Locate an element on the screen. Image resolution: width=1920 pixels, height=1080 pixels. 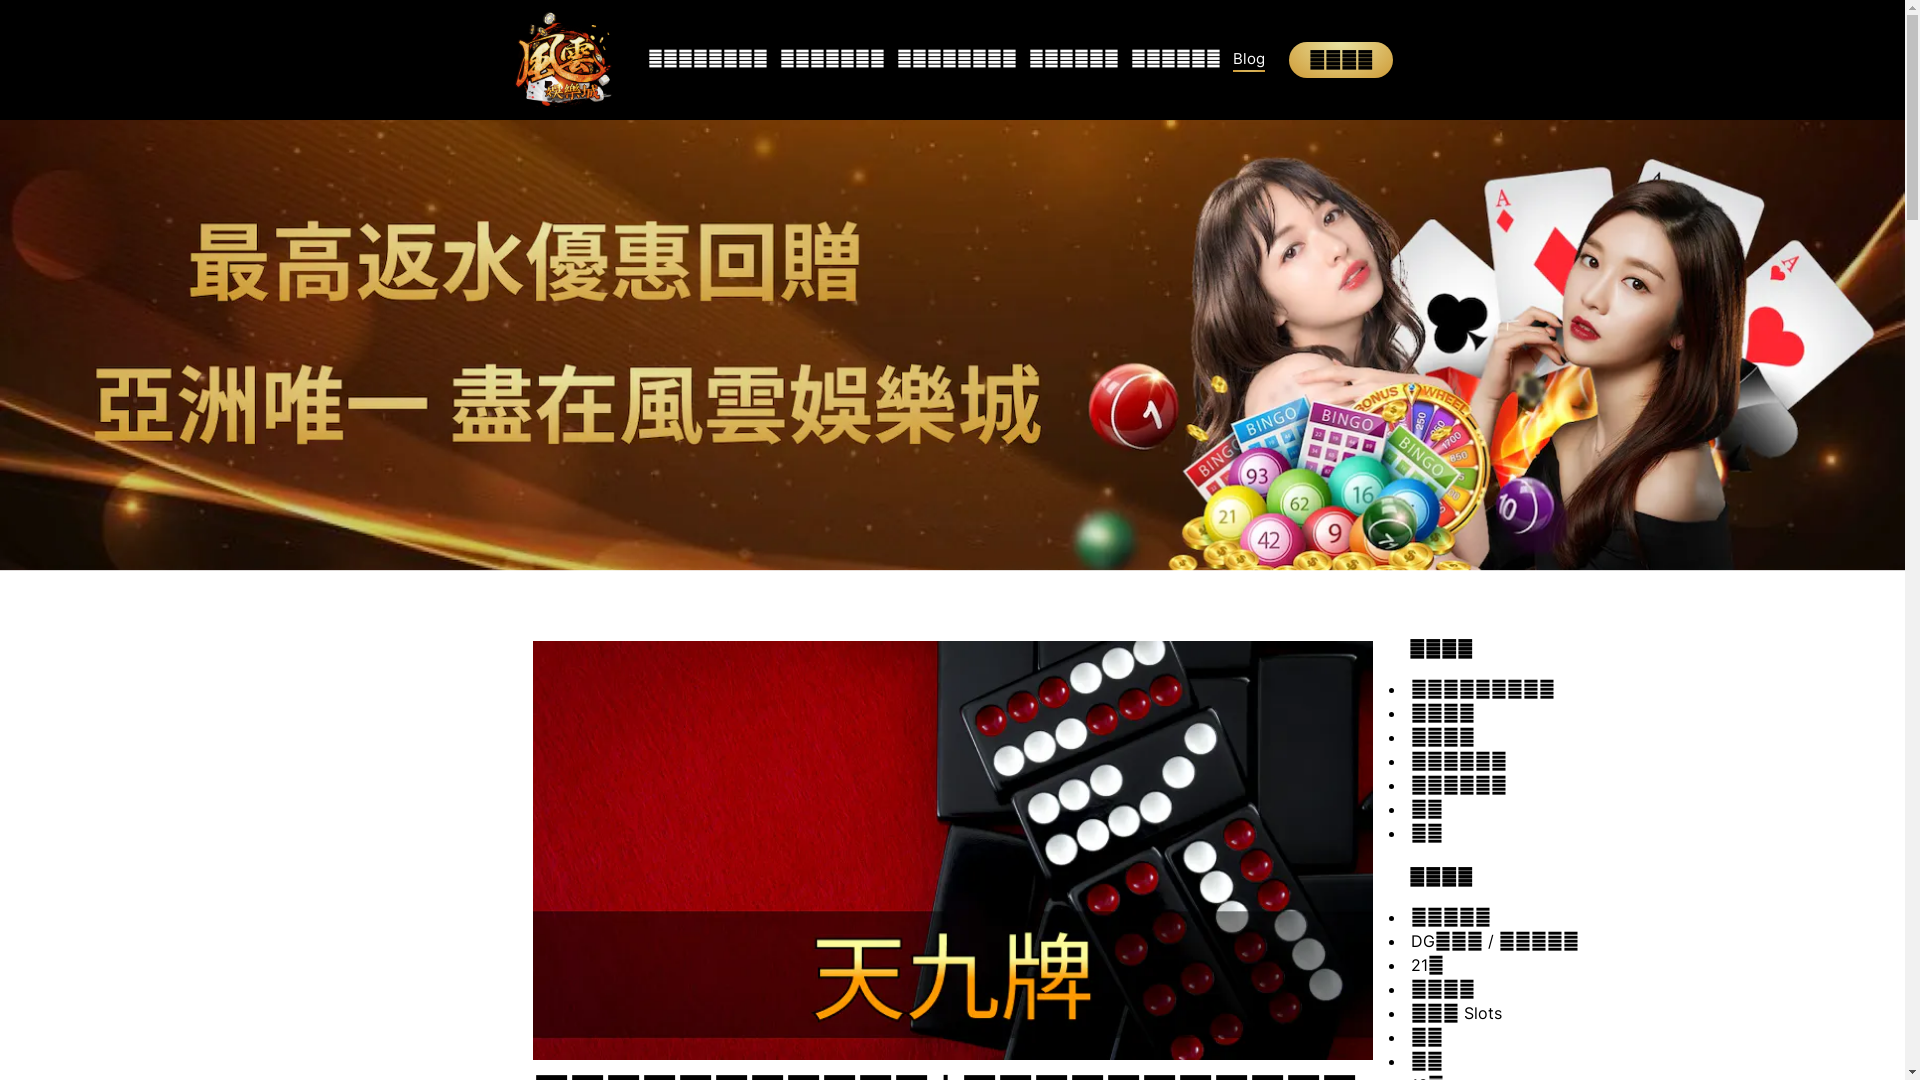
'Blog' is located at coordinates (1247, 59).